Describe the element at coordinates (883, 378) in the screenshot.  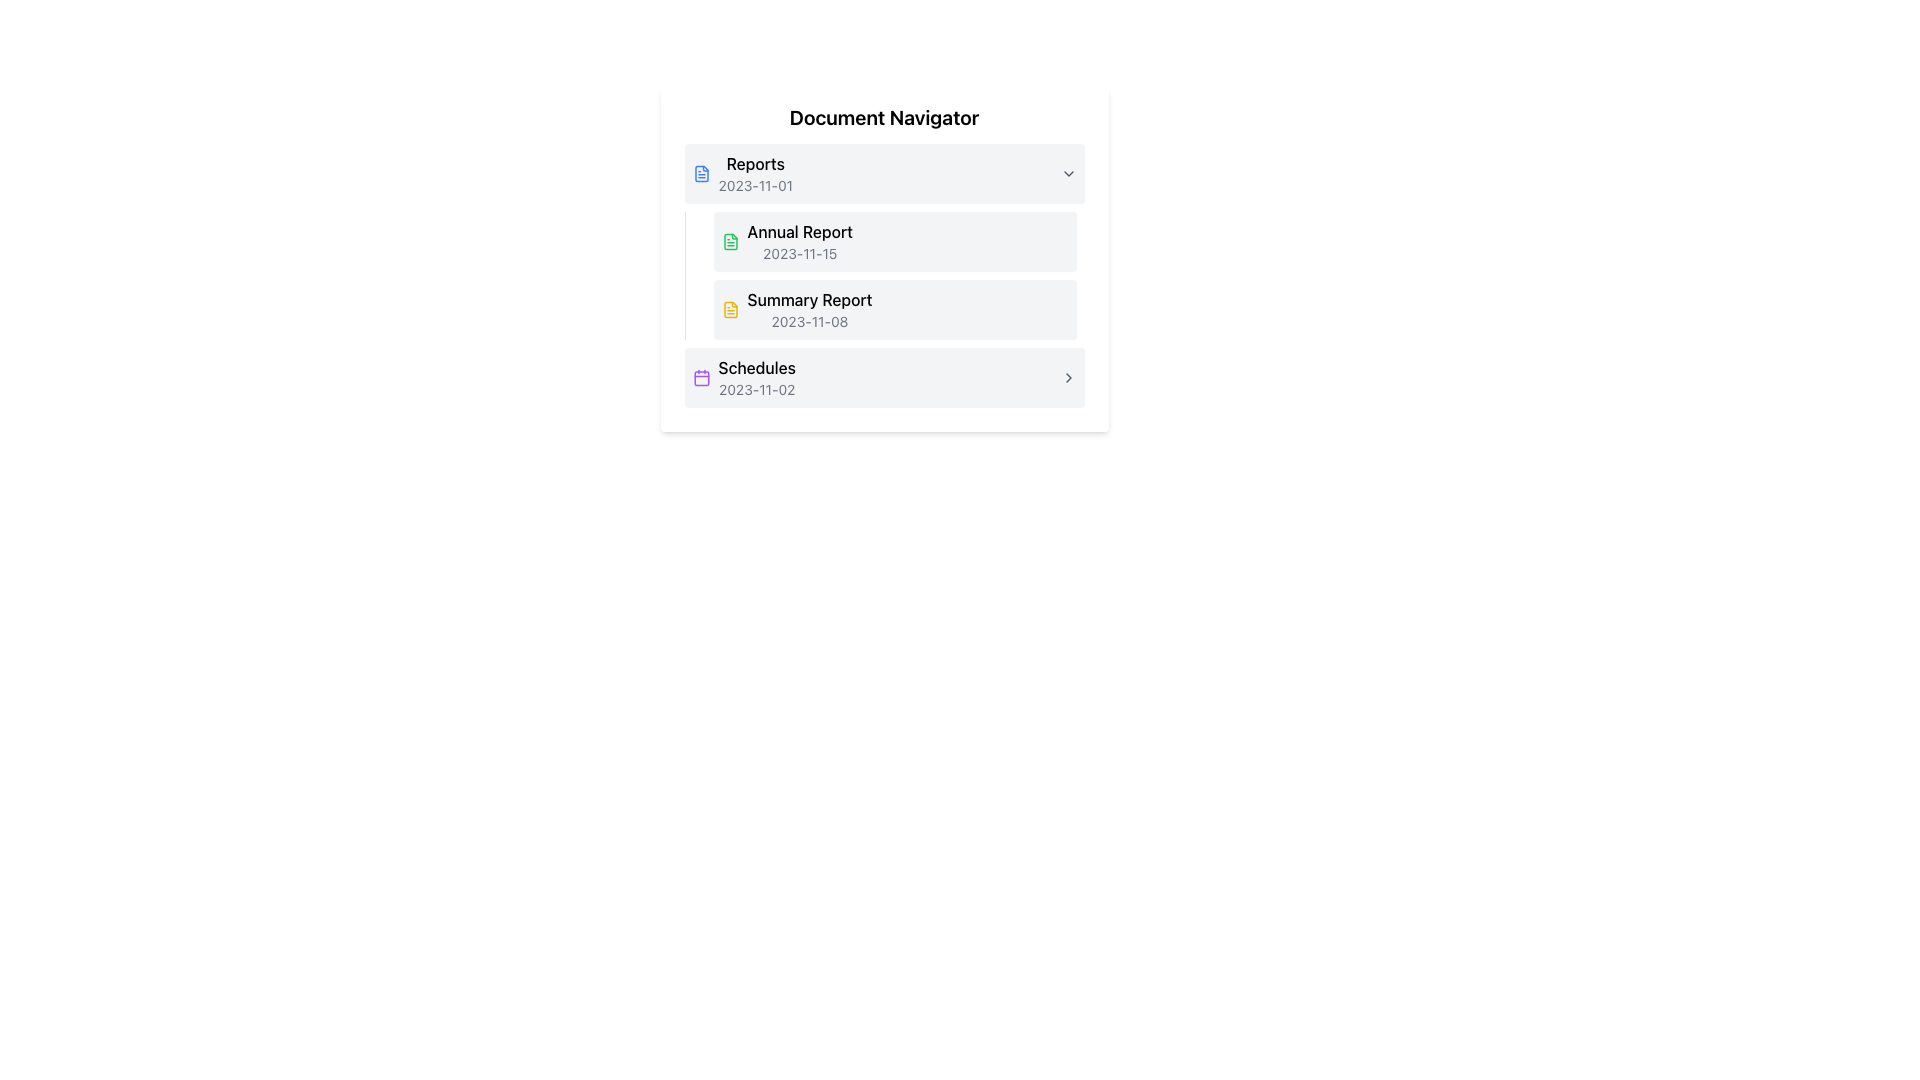
I see `the fourth list item` at that location.